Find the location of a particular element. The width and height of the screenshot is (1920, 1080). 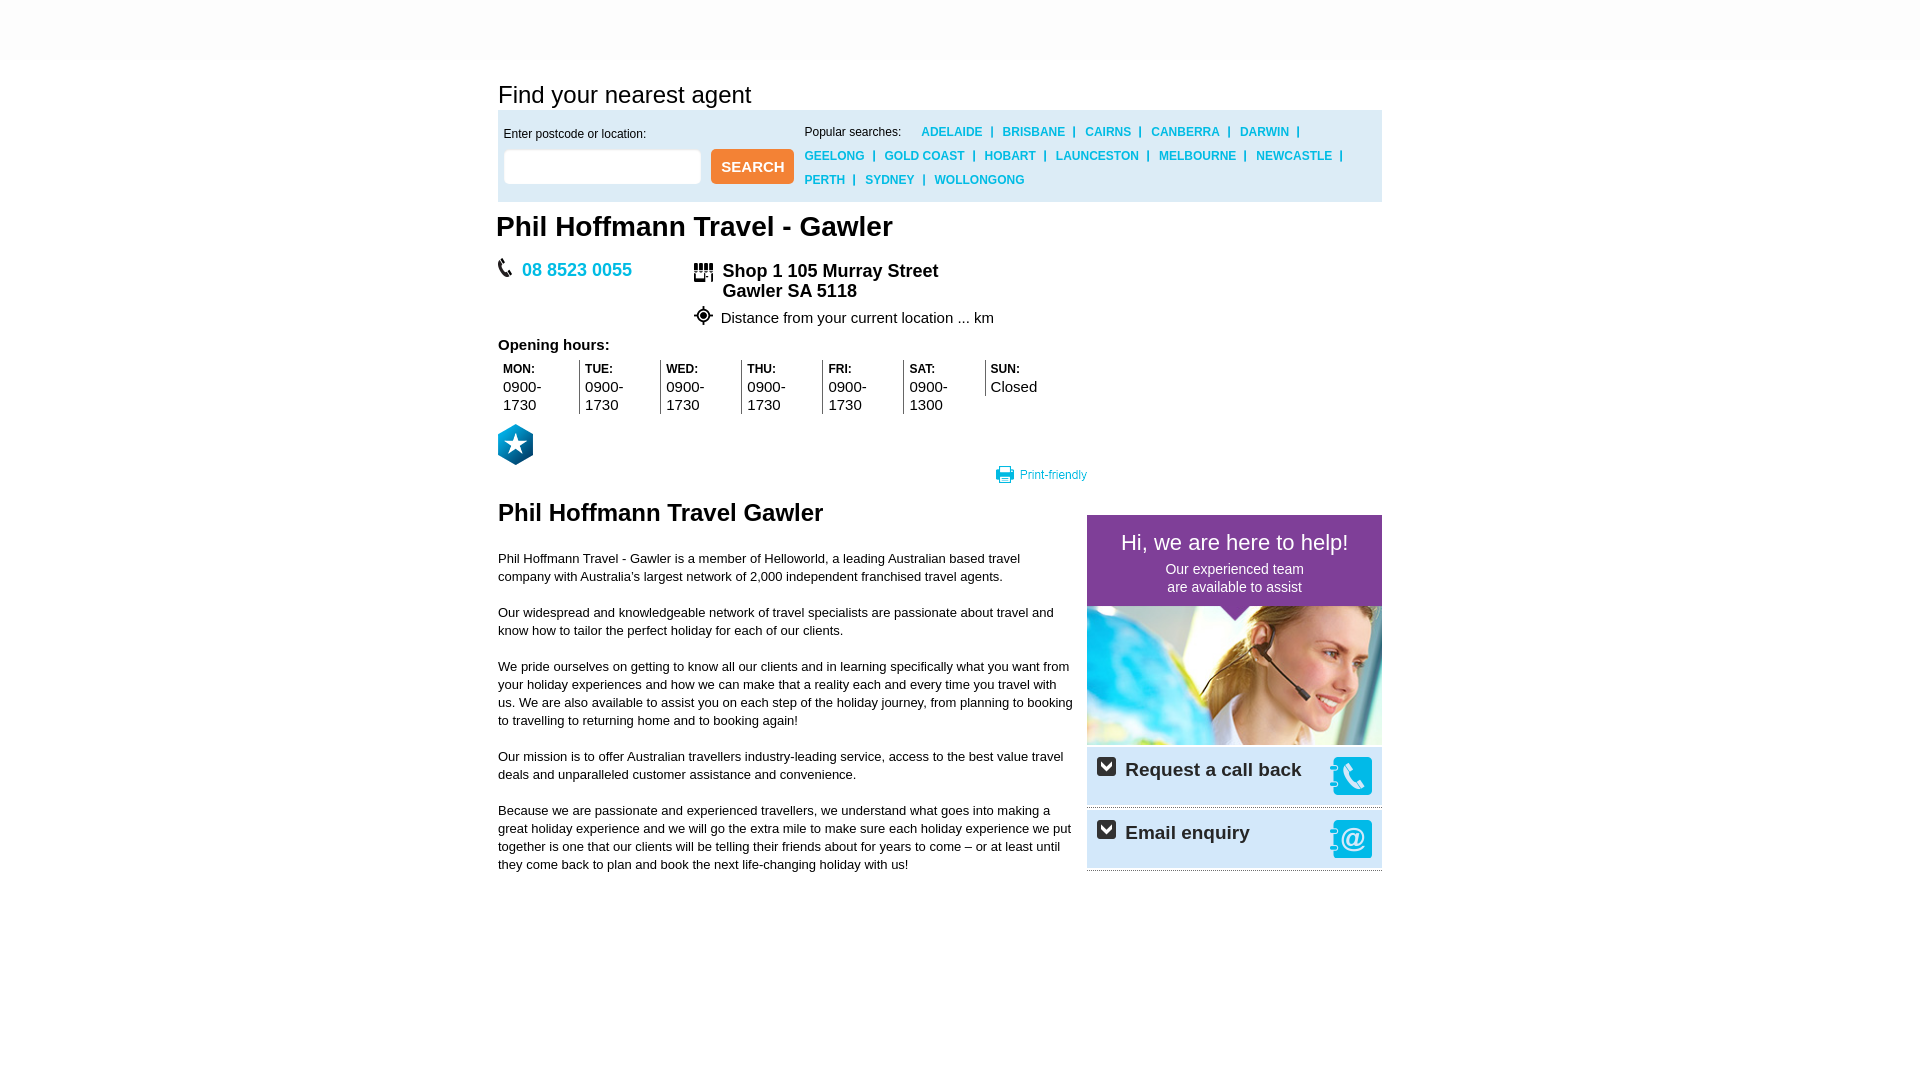

'CANBERRA' is located at coordinates (1185, 131).